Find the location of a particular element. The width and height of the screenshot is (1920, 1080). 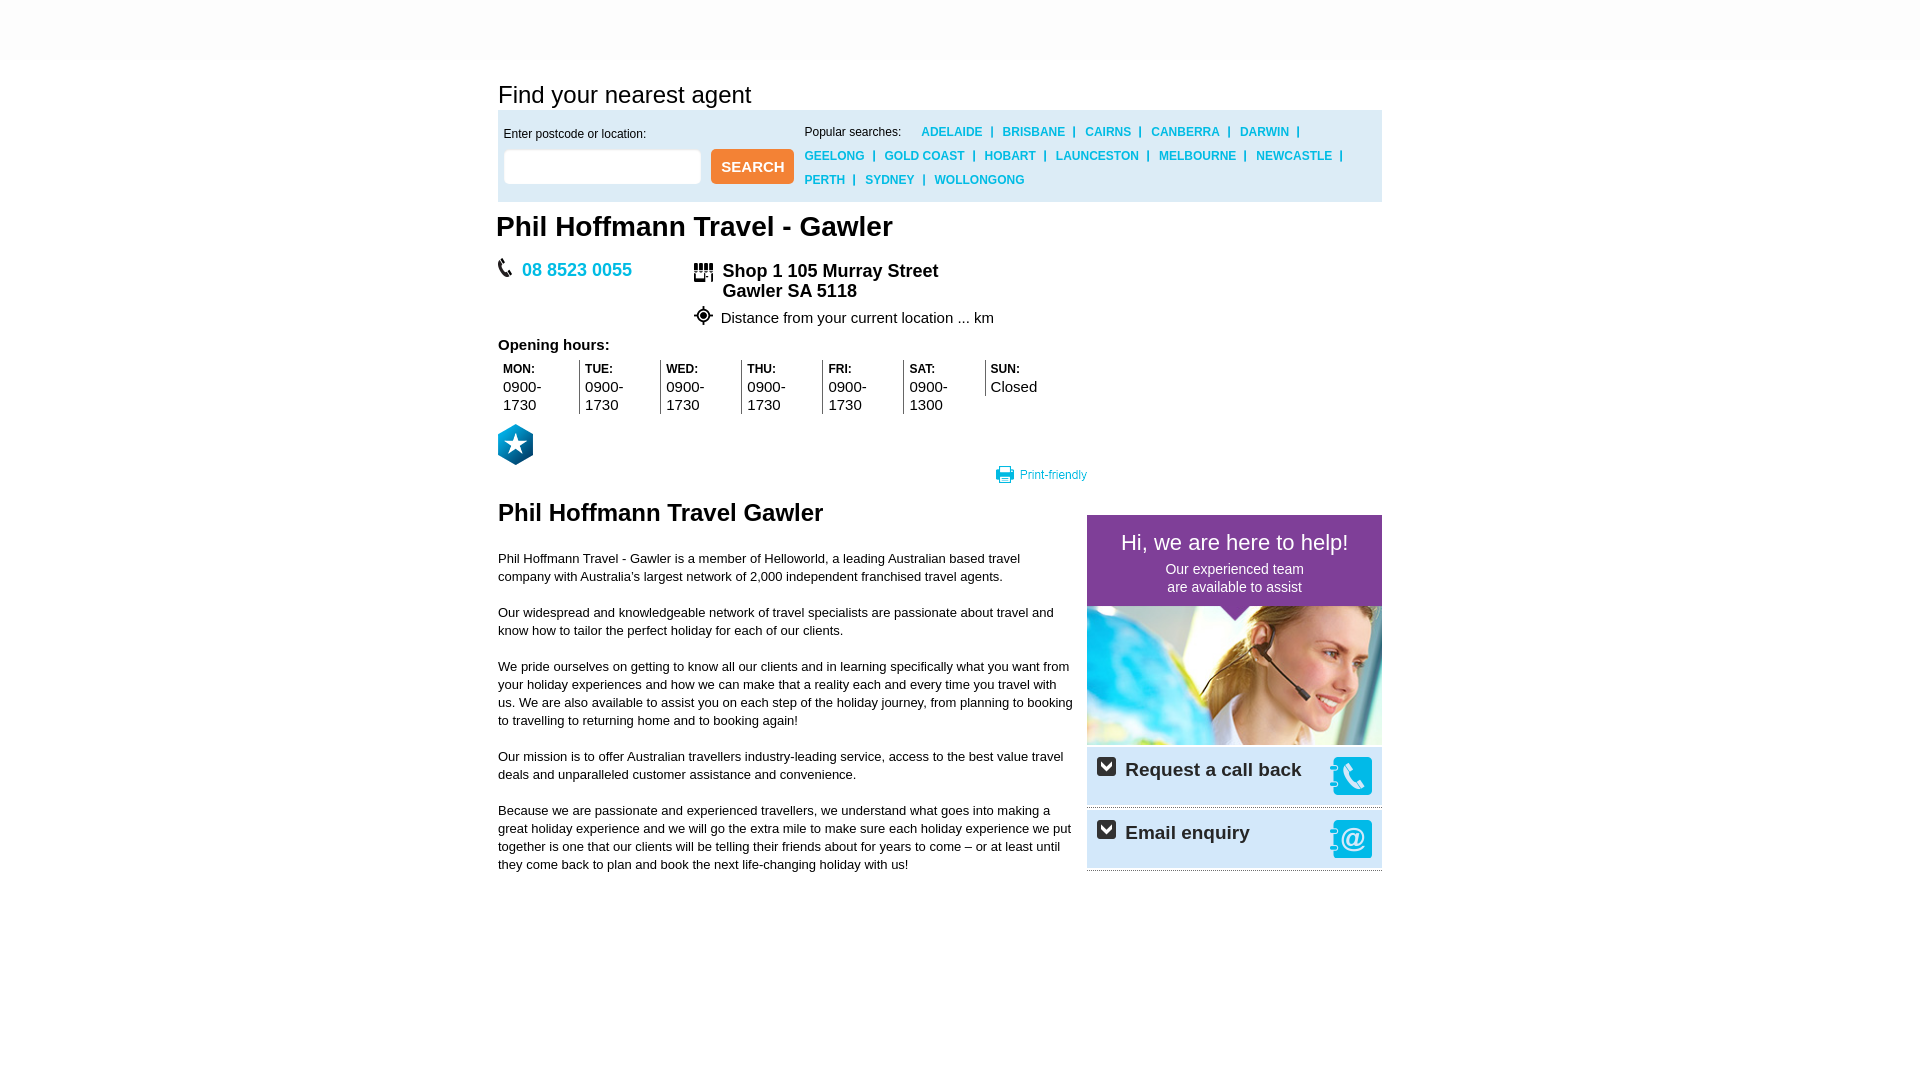

'CANBERRA' is located at coordinates (1185, 131).